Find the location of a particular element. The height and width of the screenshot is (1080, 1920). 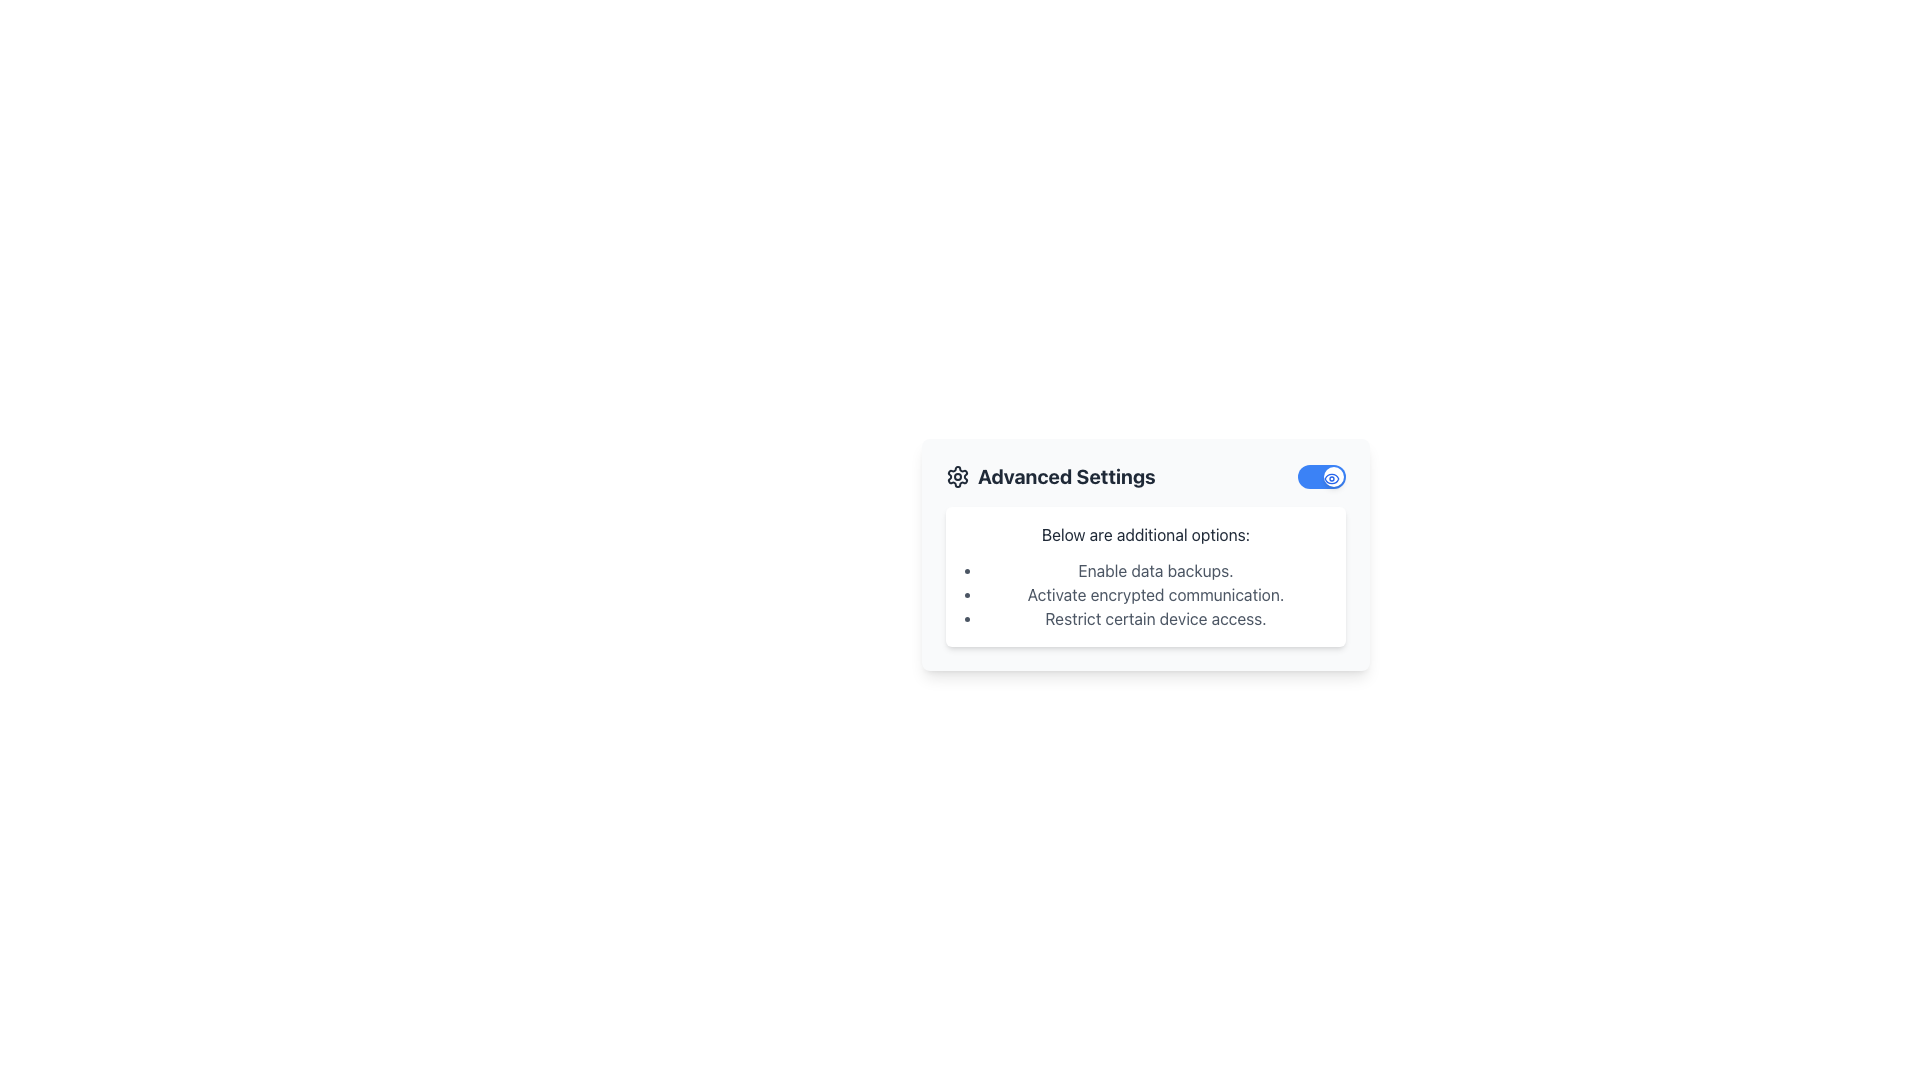

the Toggle Indicator in the Advanced Settings to change its state from 'on' to 'off' or vice versa is located at coordinates (1334, 477).